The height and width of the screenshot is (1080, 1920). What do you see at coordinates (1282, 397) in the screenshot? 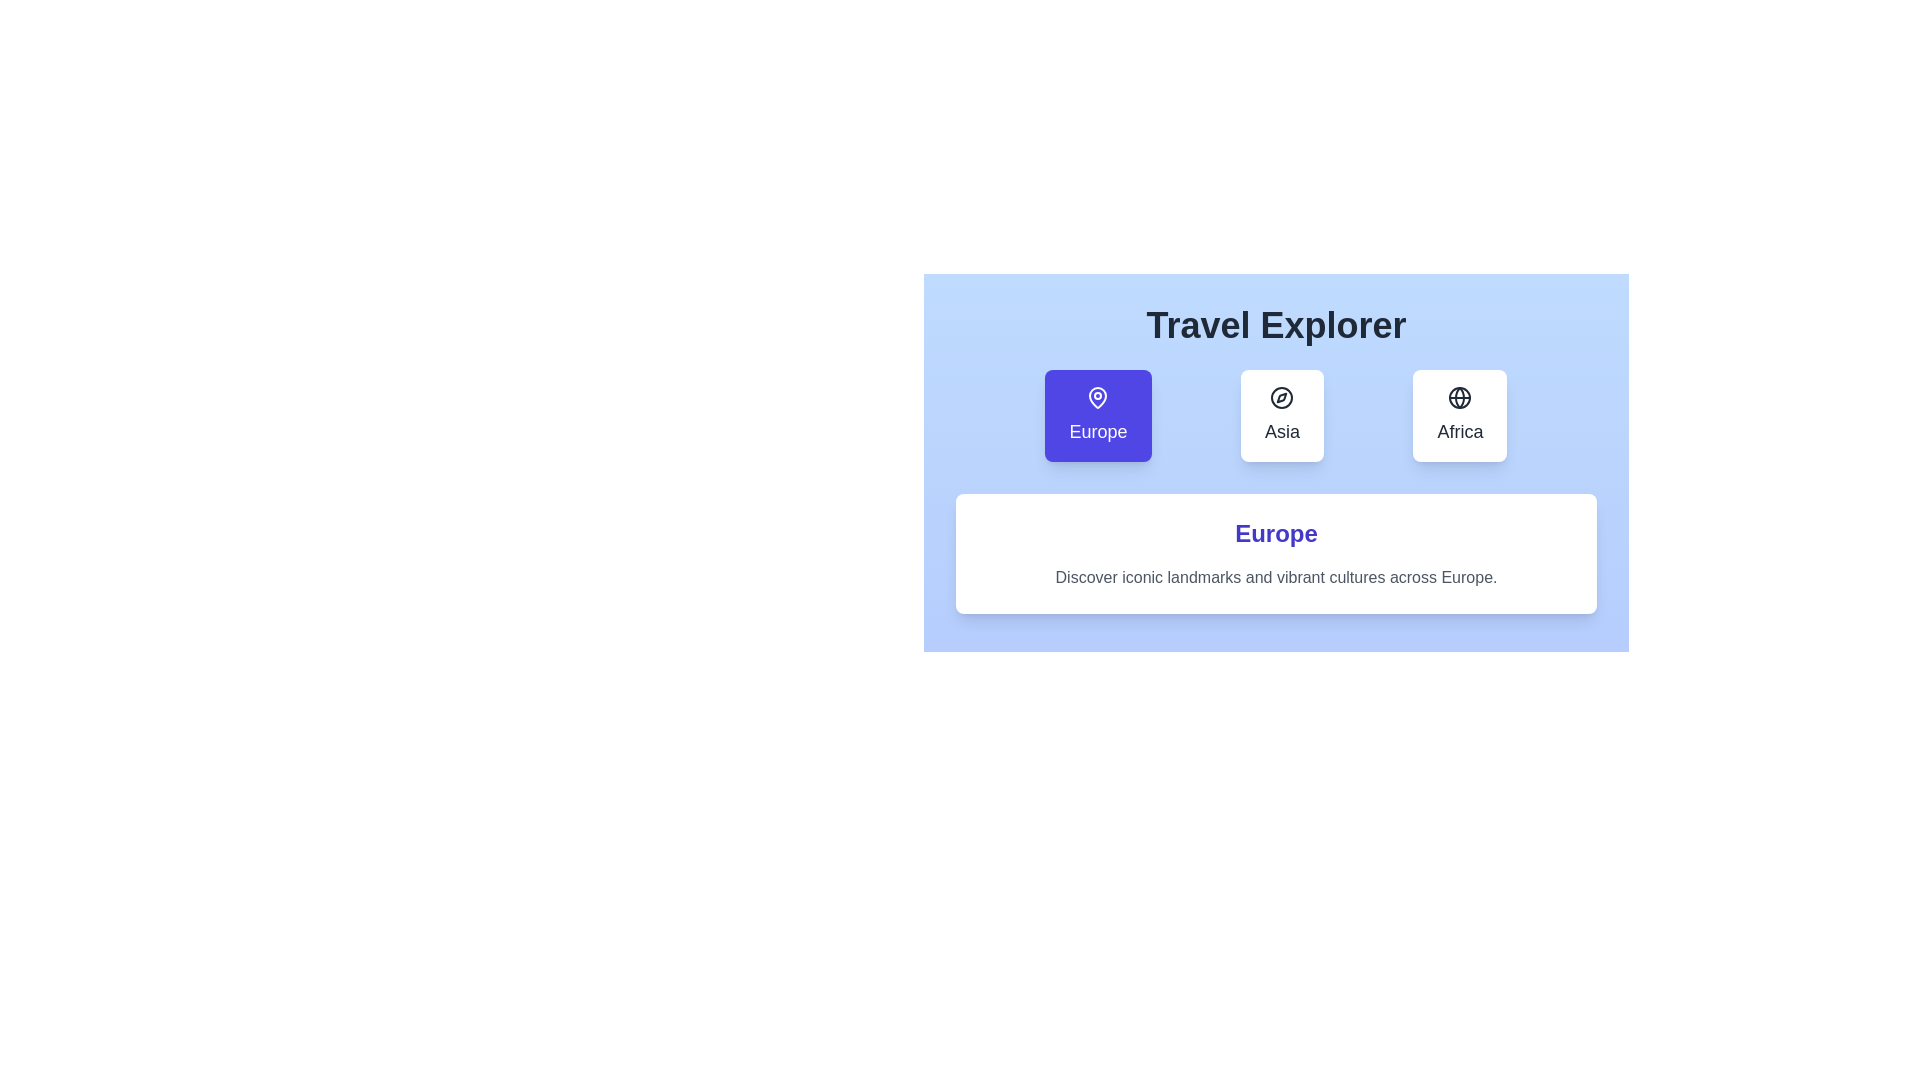
I see `the compass icon representing exploration or navigation within the 'Asia' card, which is the second card in a sequence of three` at bounding box center [1282, 397].